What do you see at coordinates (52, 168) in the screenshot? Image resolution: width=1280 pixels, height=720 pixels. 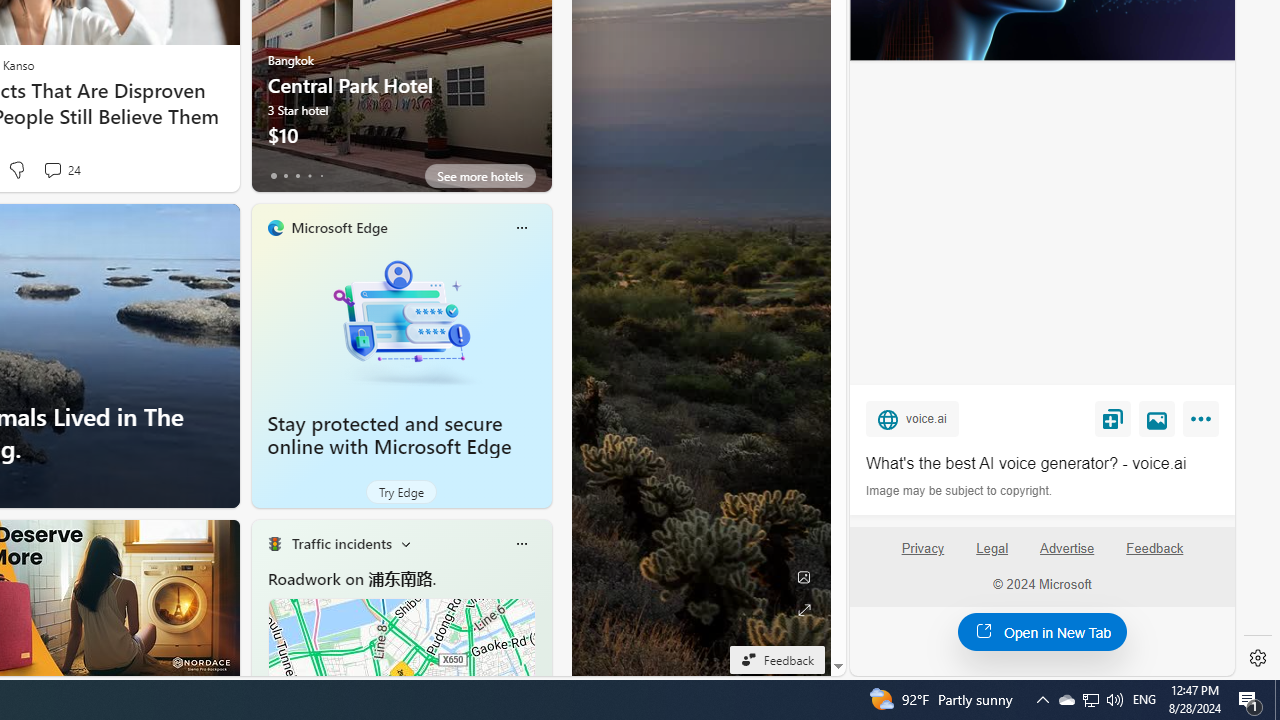 I see `'View comments 24 Comment'` at bounding box center [52, 168].